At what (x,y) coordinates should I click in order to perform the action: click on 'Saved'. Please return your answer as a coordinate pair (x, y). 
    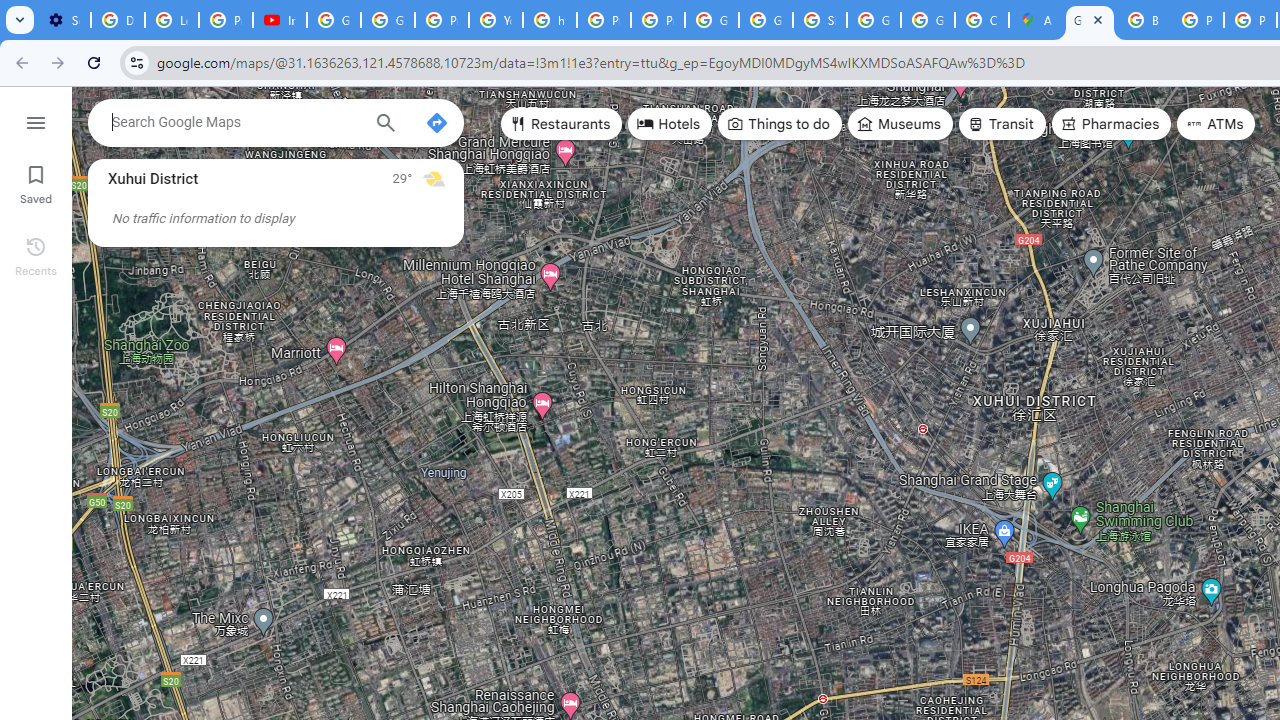
    Looking at the image, I should click on (35, 182).